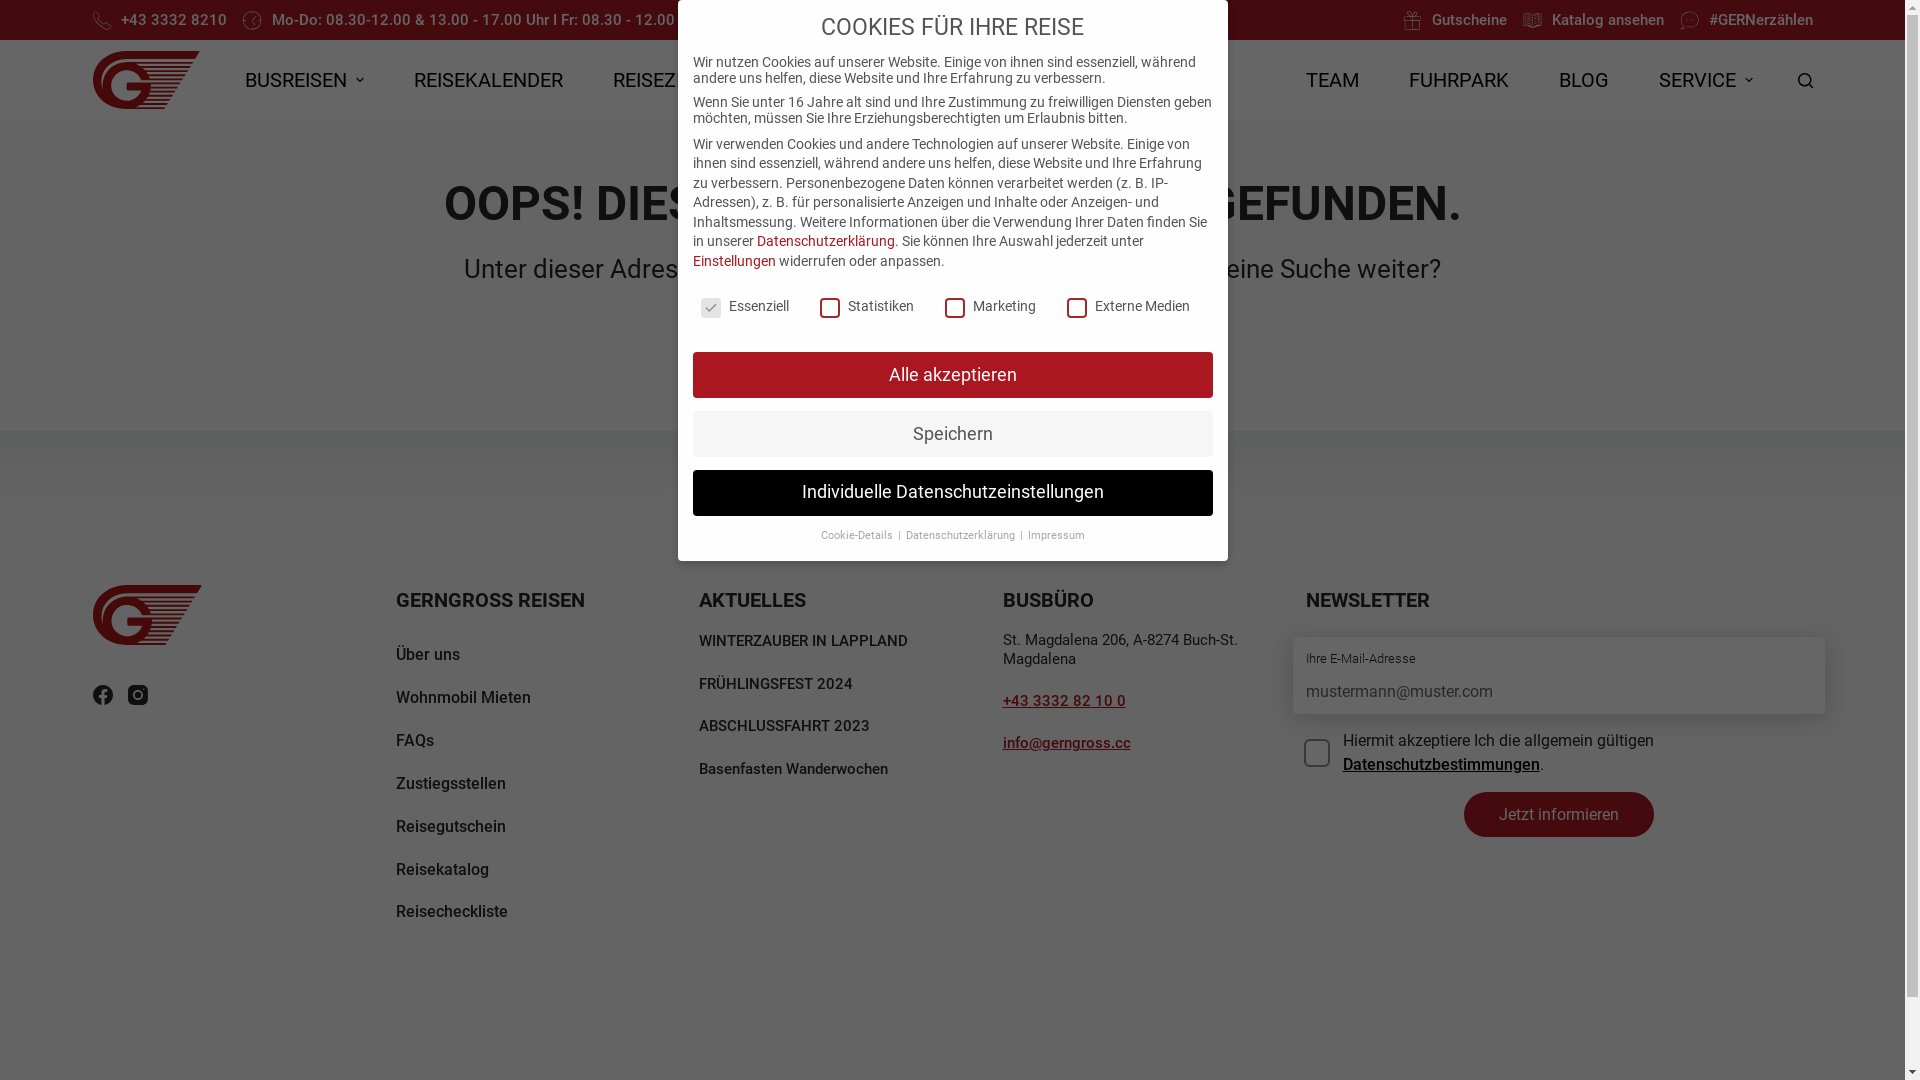  What do you see at coordinates (1704, 79) in the screenshot?
I see `'SERVICE'` at bounding box center [1704, 79].